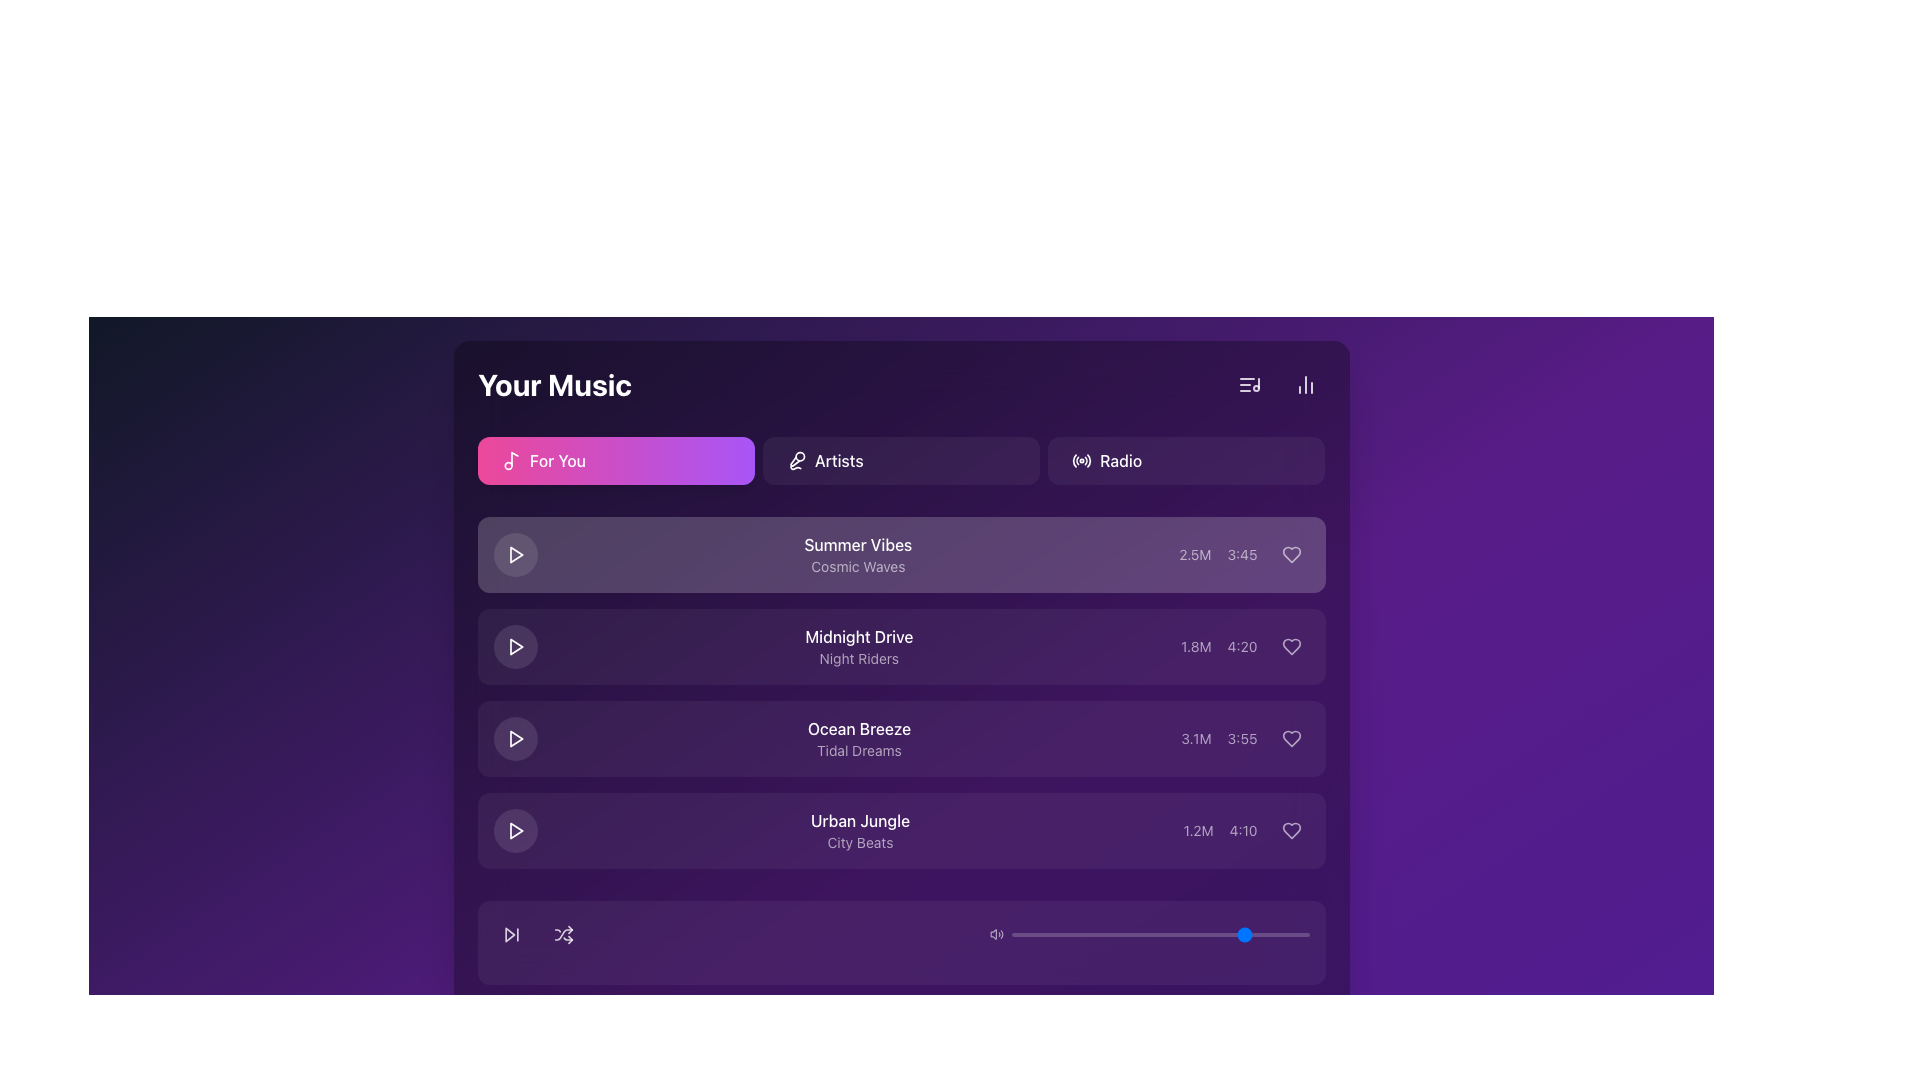 This screenshot has height=1080, width=1920. I want to click on the third song entry, so click(900, 739).